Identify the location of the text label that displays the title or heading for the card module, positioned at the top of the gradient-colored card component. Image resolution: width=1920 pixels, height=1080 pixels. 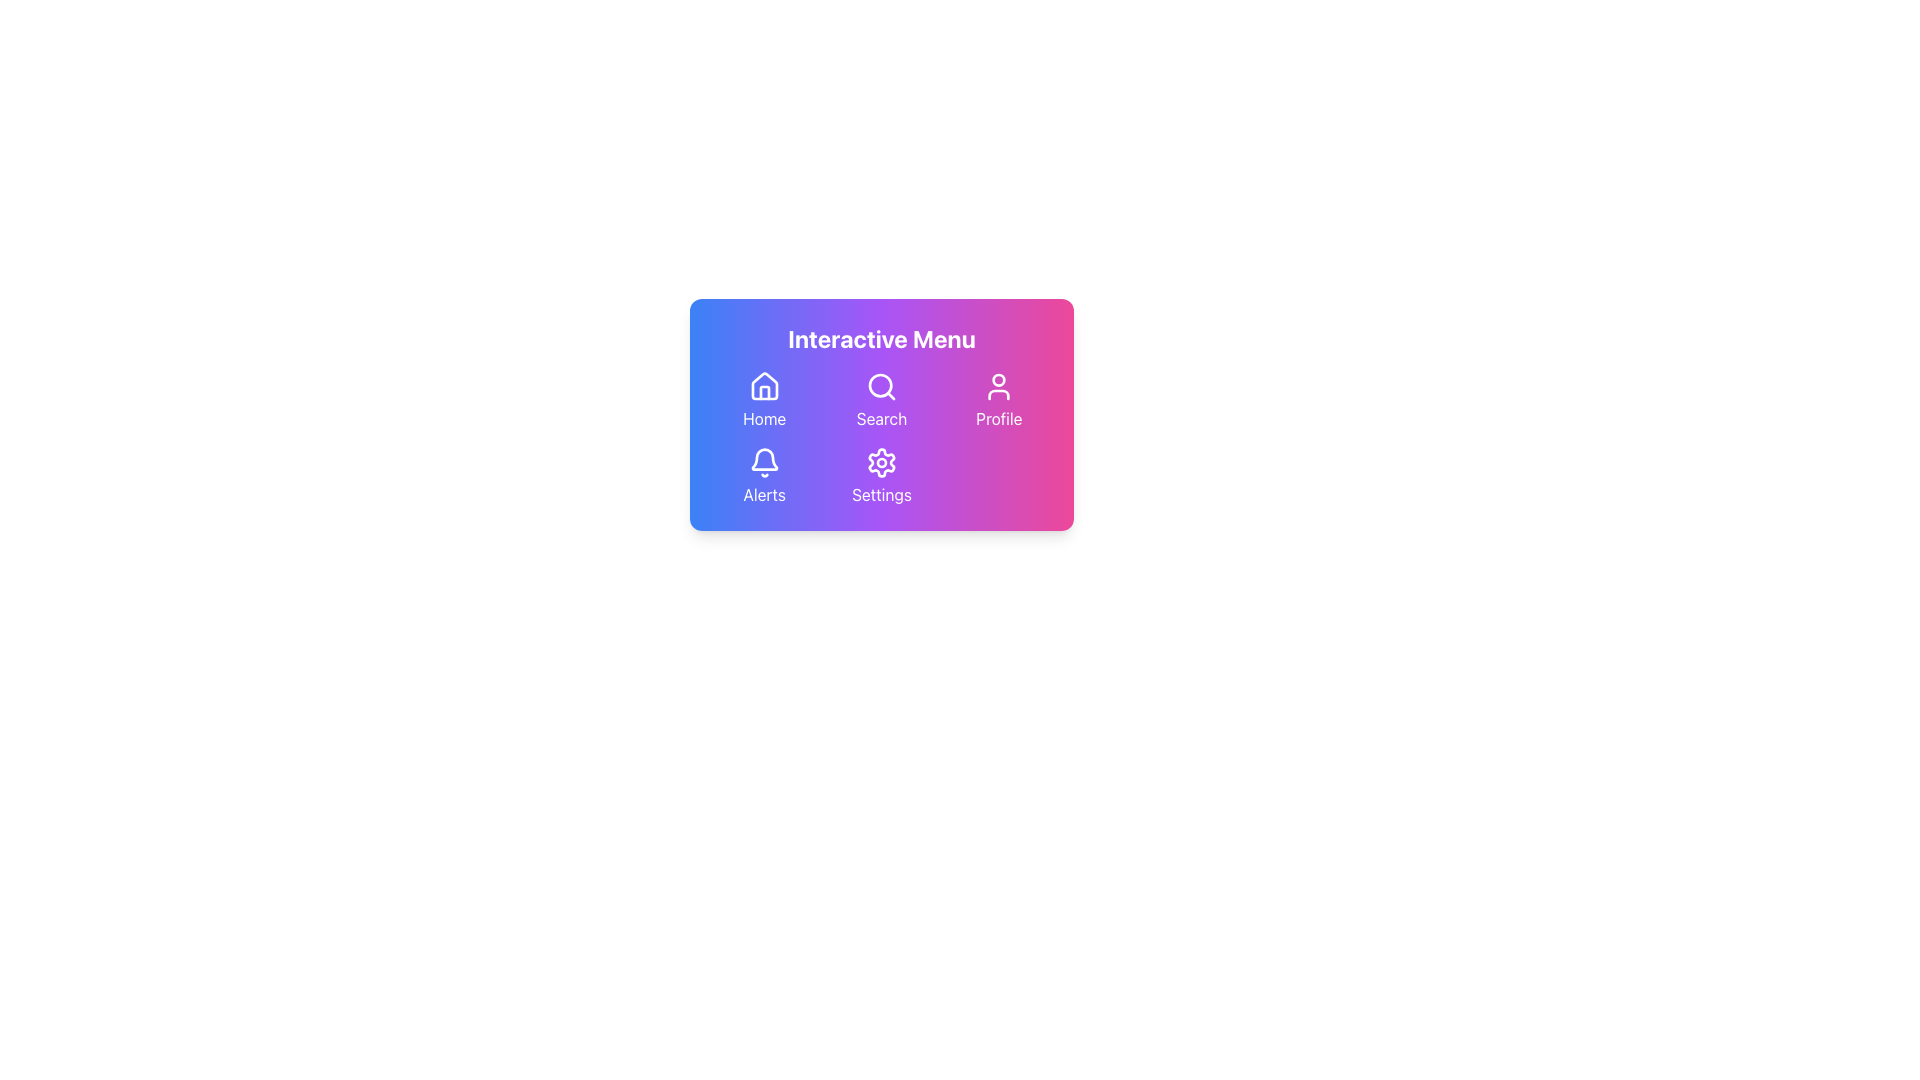
(881, 338).